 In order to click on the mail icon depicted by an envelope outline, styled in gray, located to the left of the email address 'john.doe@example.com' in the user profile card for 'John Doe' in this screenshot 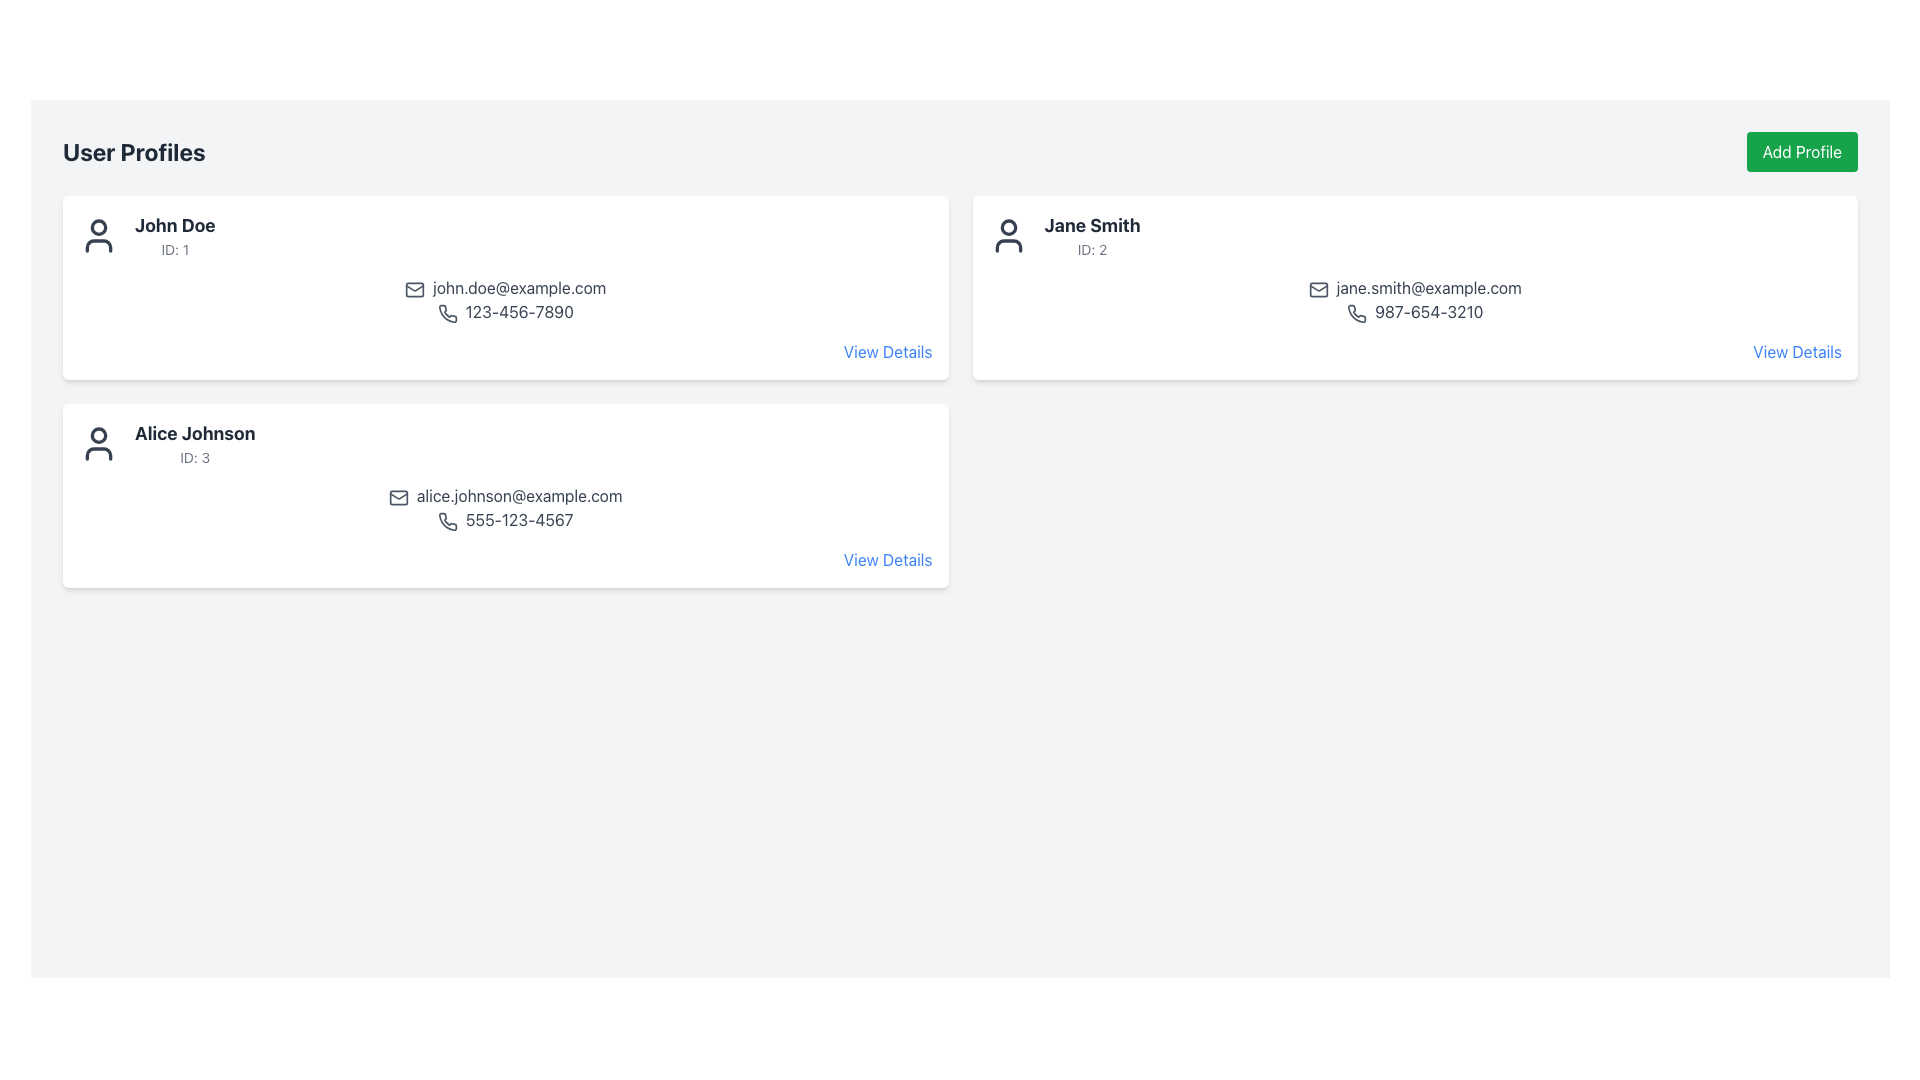, I will do `click(414, 289)`.